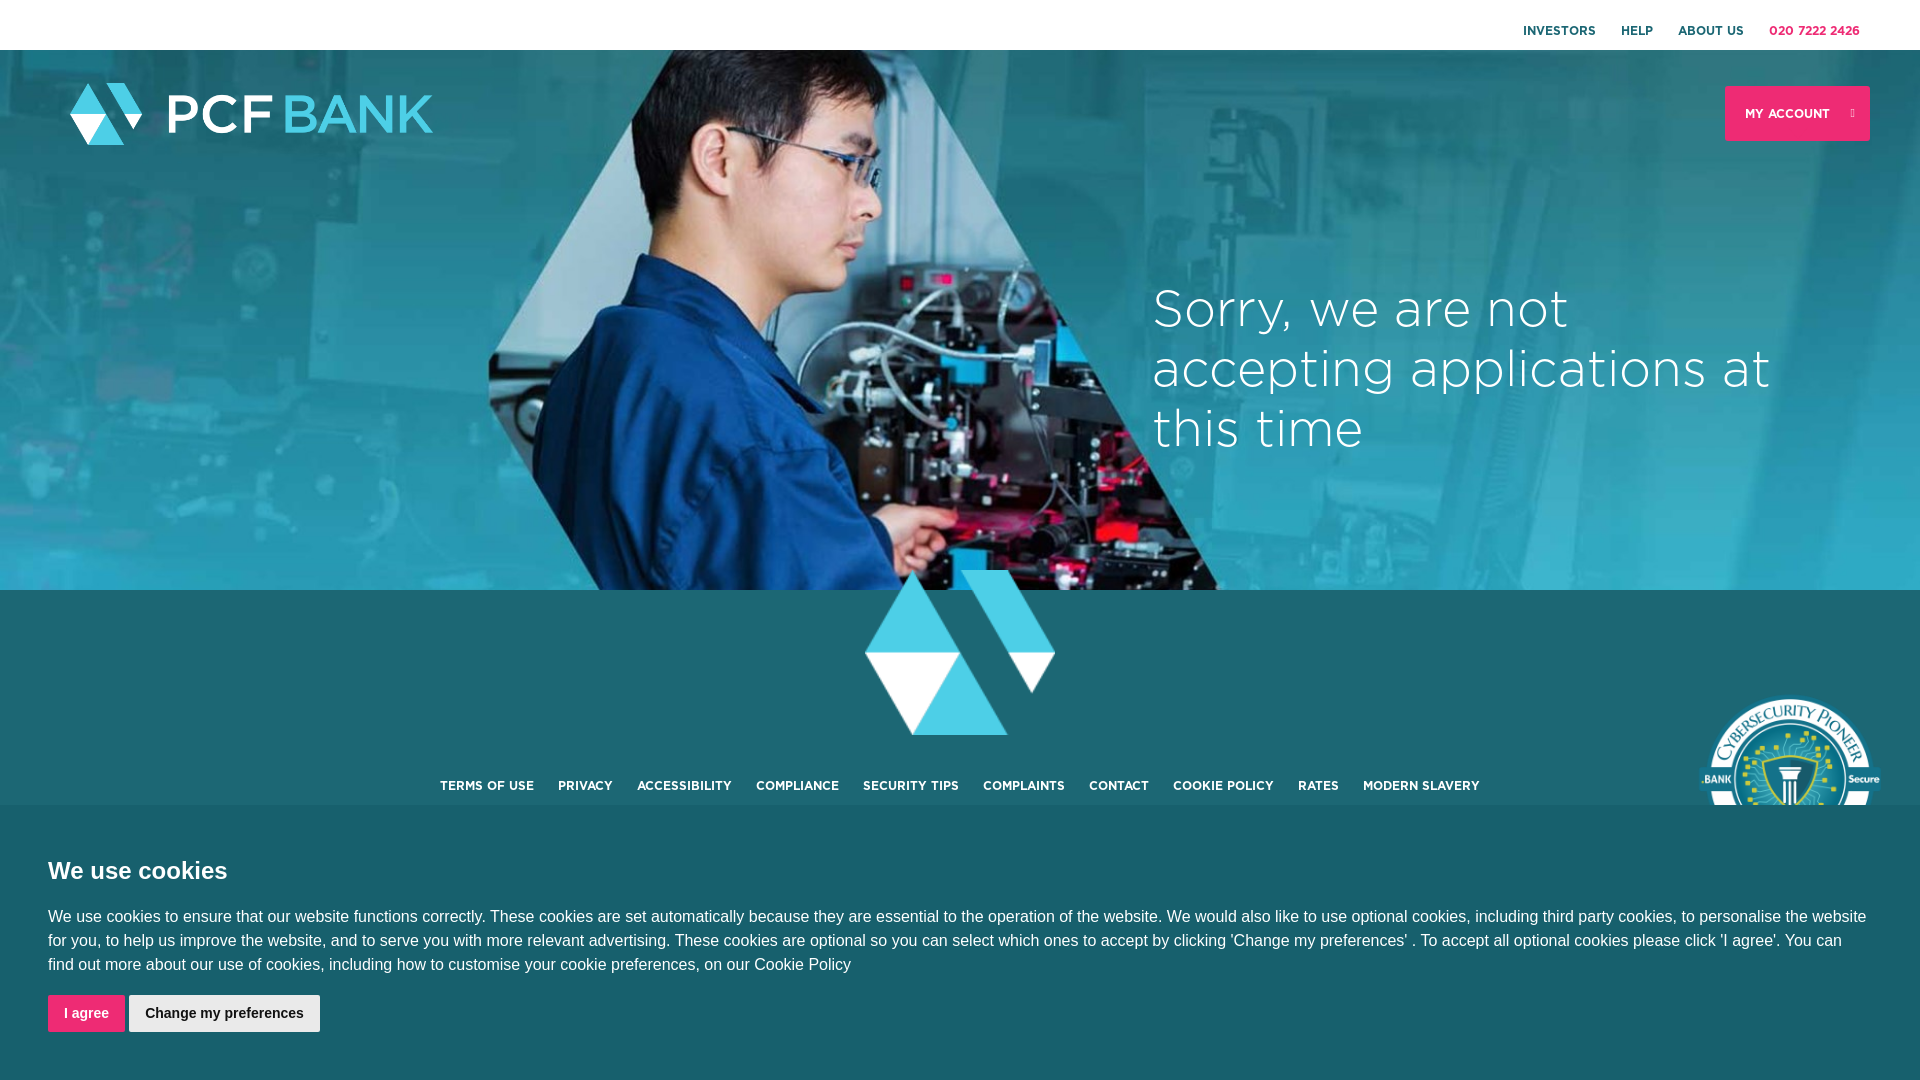  I want to click on 'INVESTORS', so click(1558, 31).